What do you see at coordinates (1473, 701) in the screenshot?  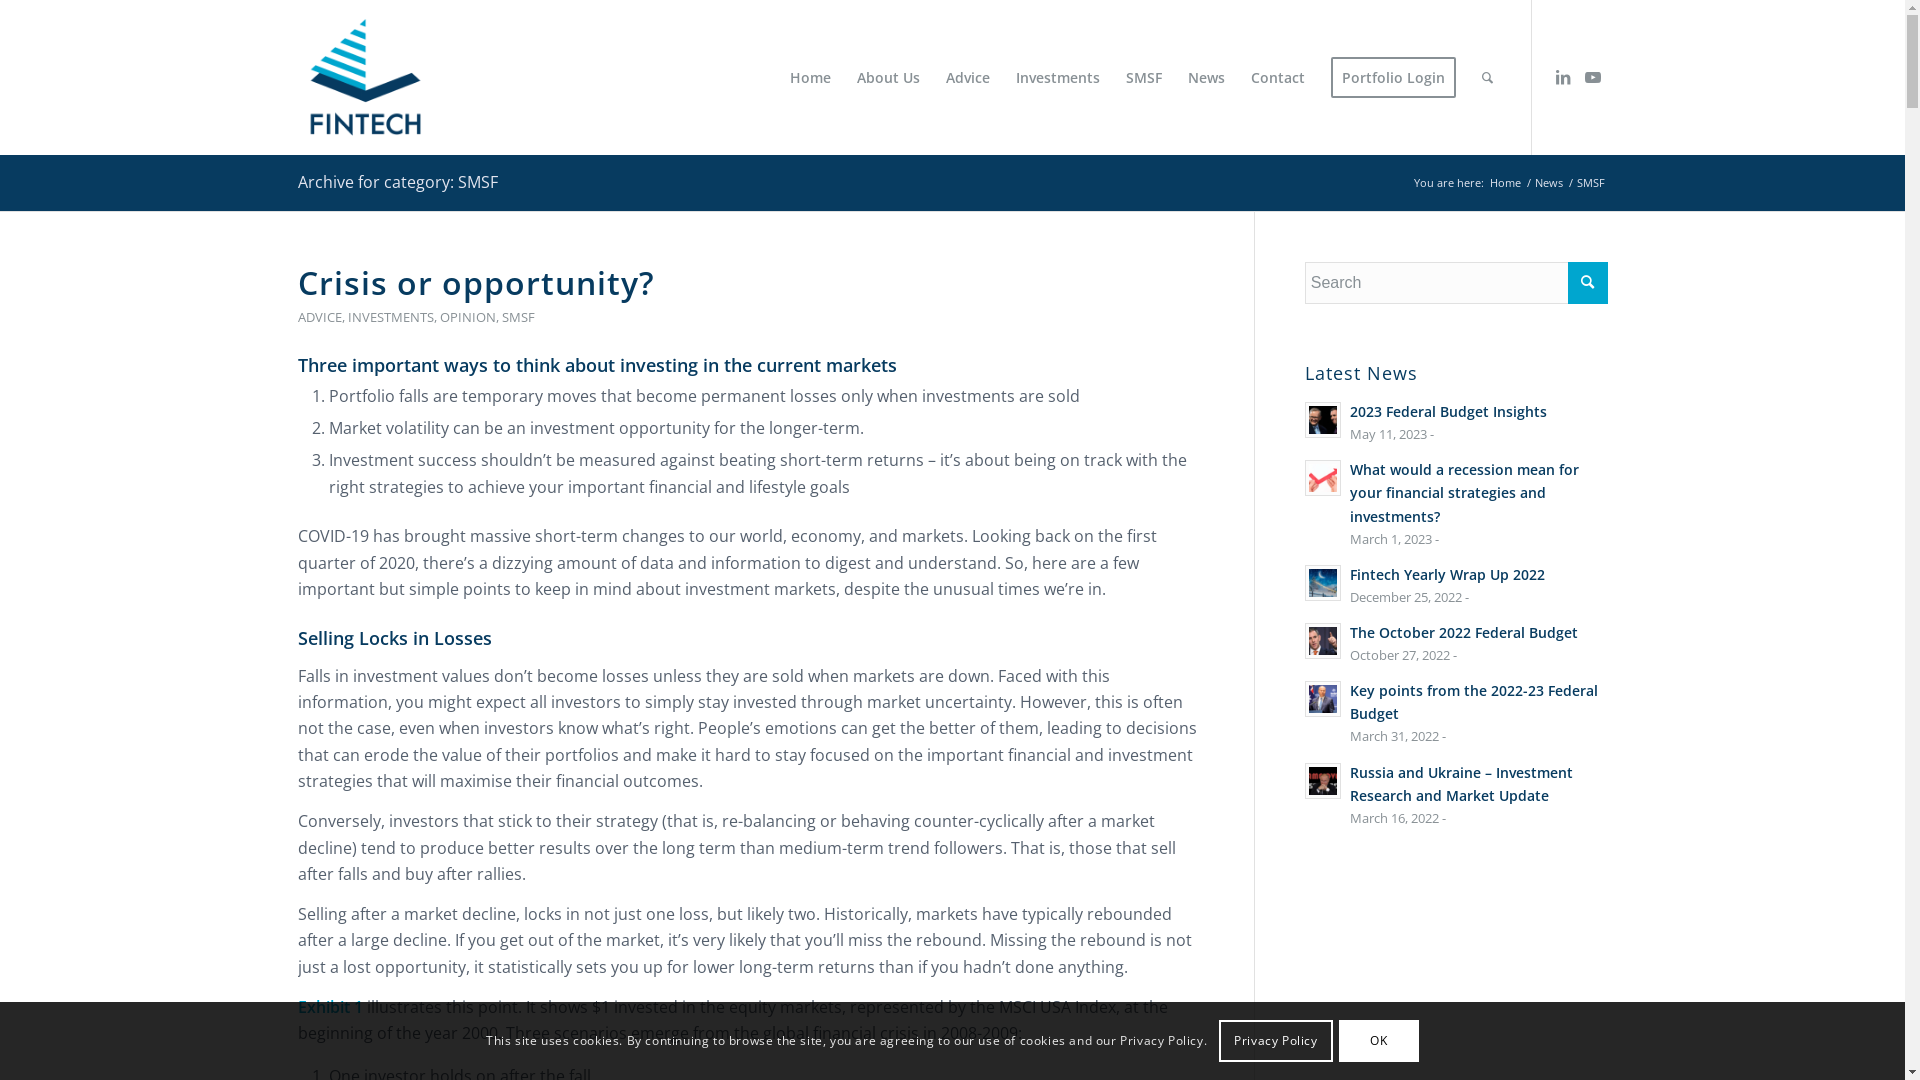 I see `'Key points from the 2022-23 Federal Budget'` at bounding box center [1473, 701].